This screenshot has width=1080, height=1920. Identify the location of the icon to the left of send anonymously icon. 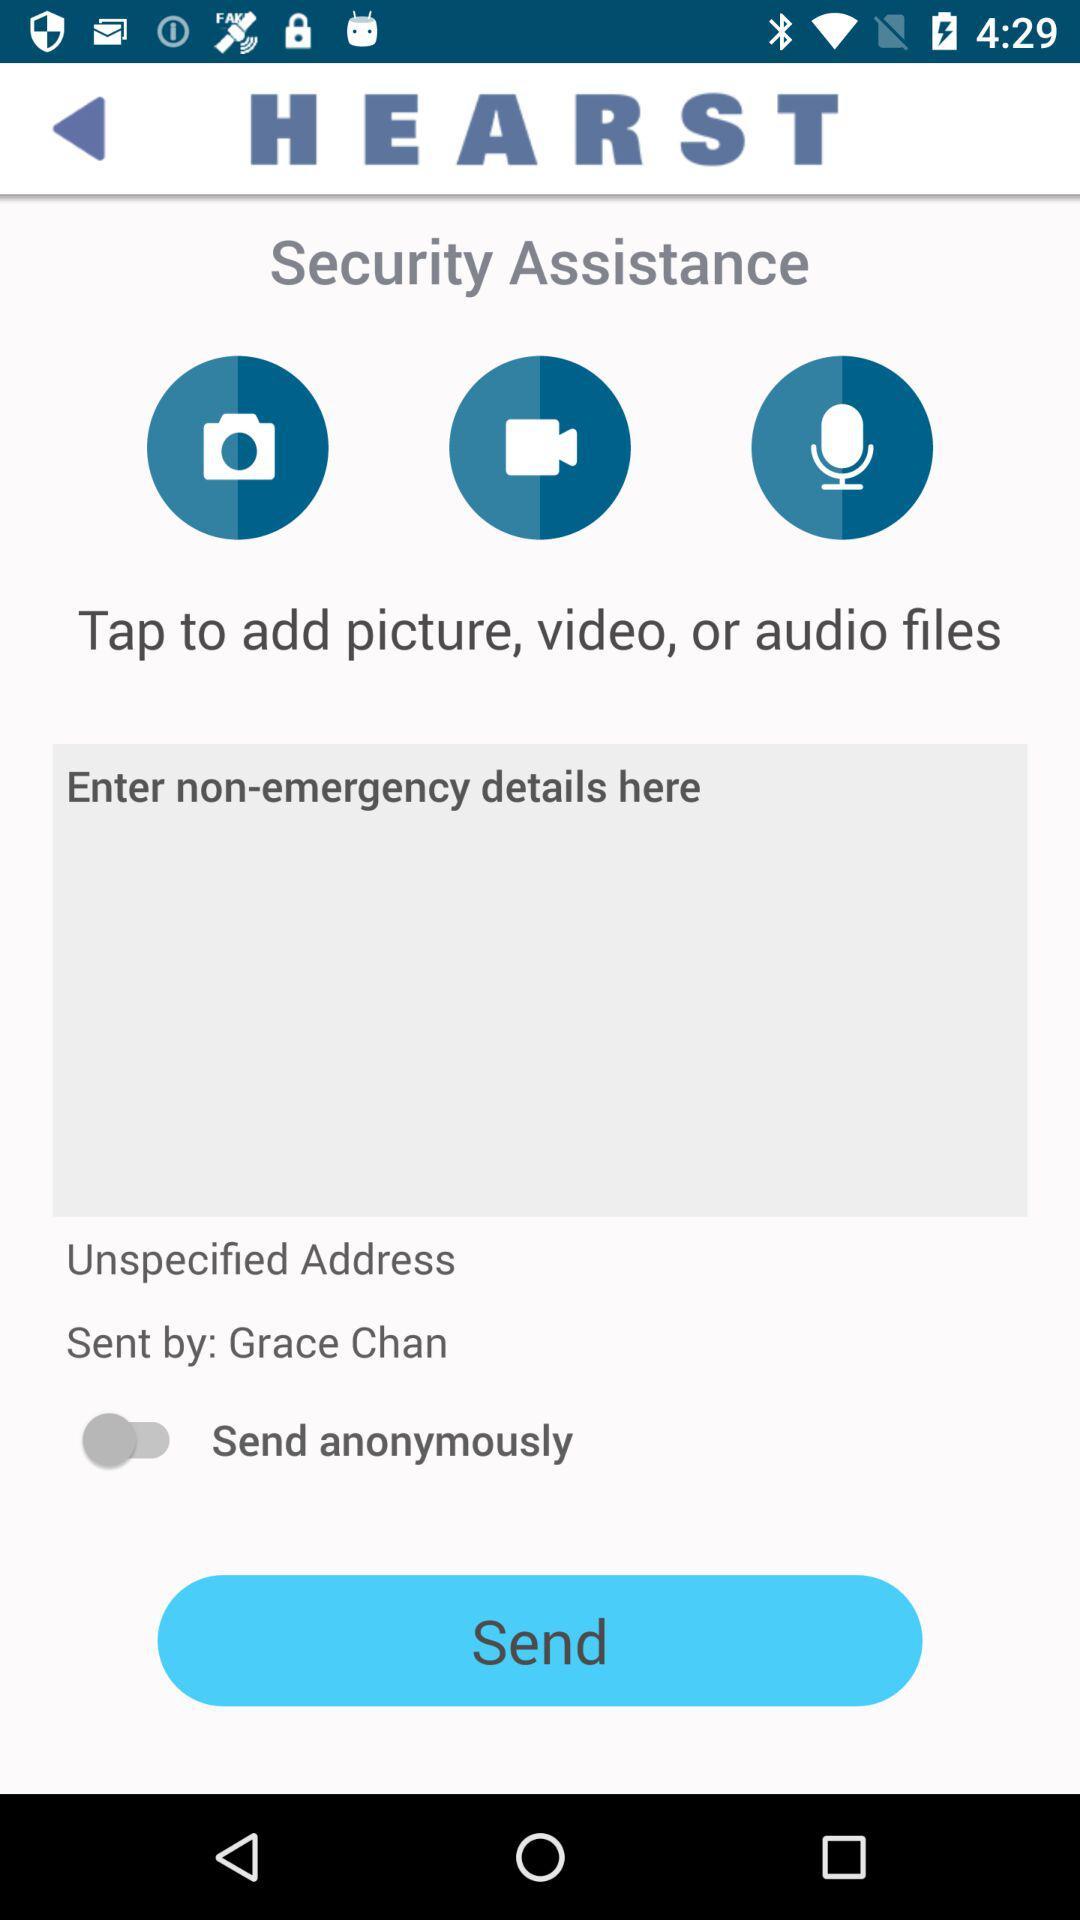
(135, 1438).